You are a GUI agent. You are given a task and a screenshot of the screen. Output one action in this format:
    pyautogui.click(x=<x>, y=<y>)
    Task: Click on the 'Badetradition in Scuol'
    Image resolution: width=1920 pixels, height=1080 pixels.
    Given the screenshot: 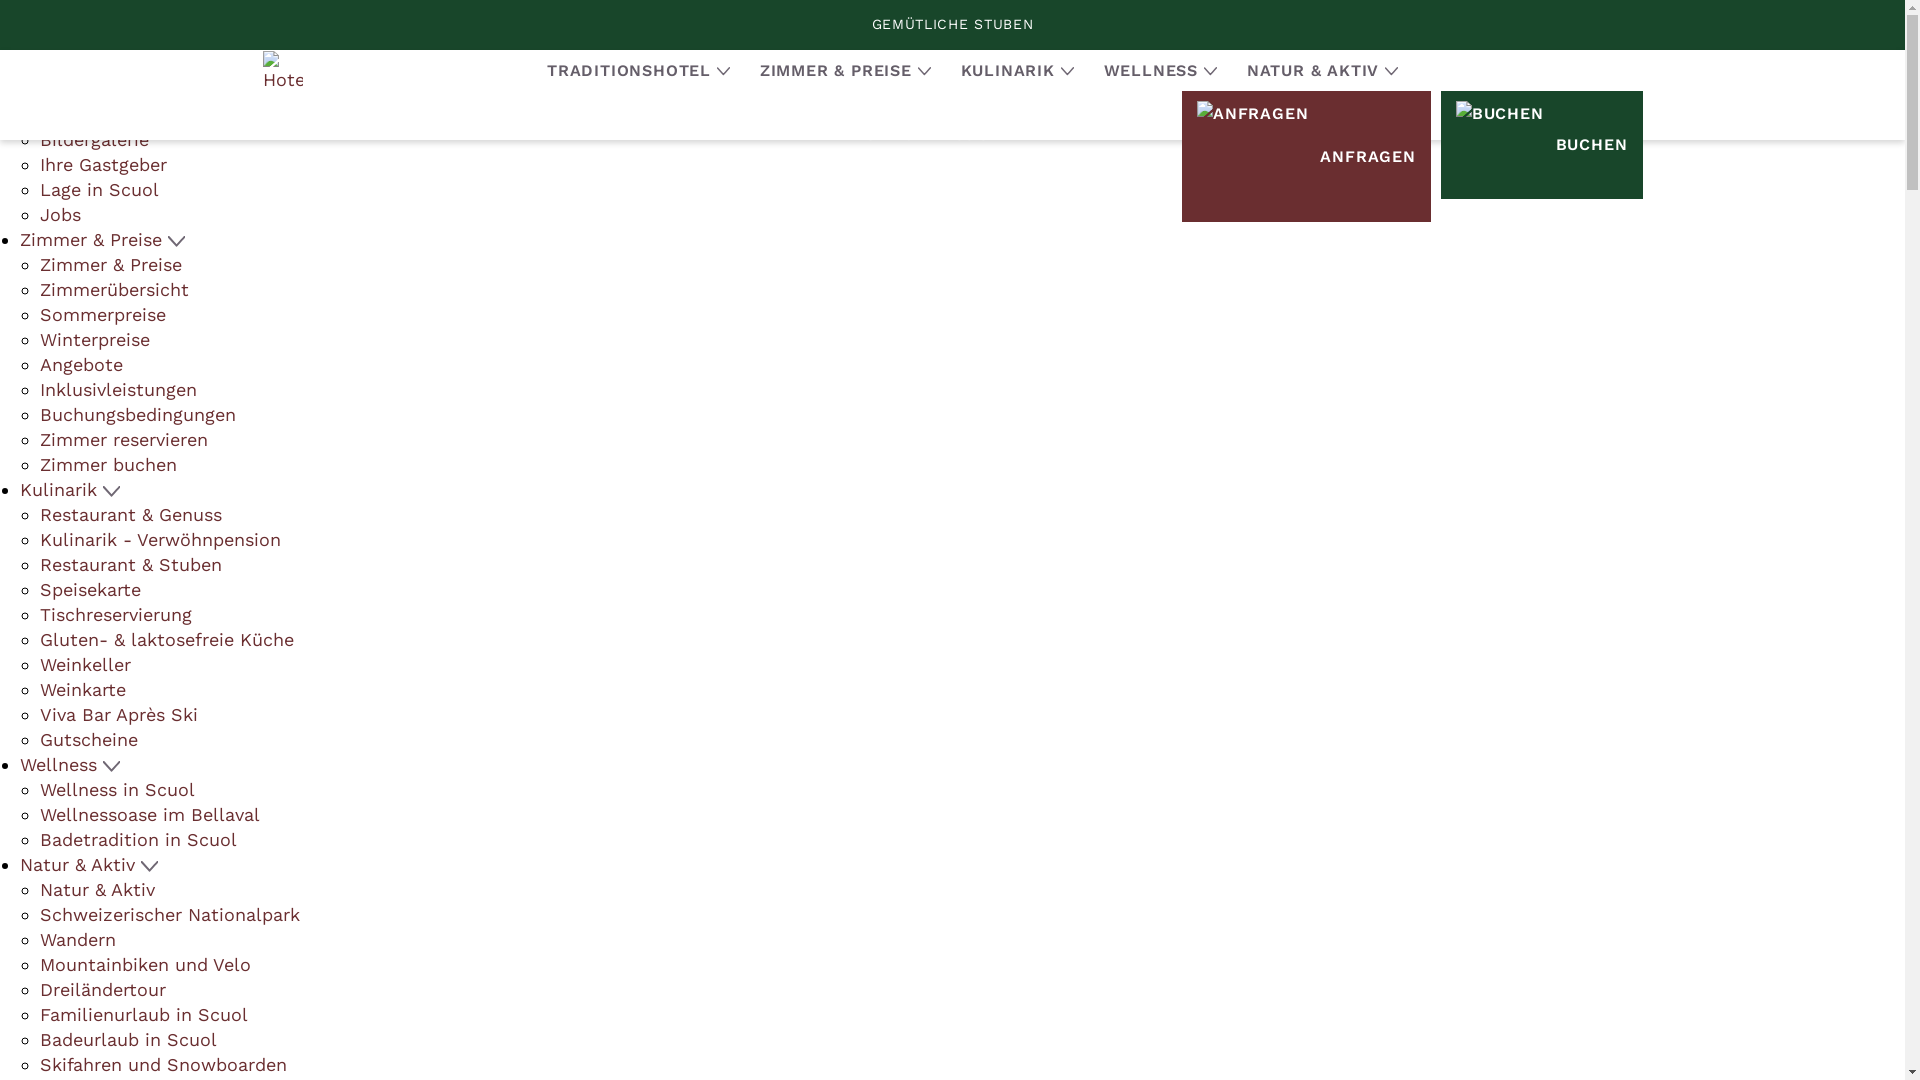 What is the action you would take?
    pyautogui.click(x=39, y=839)
    